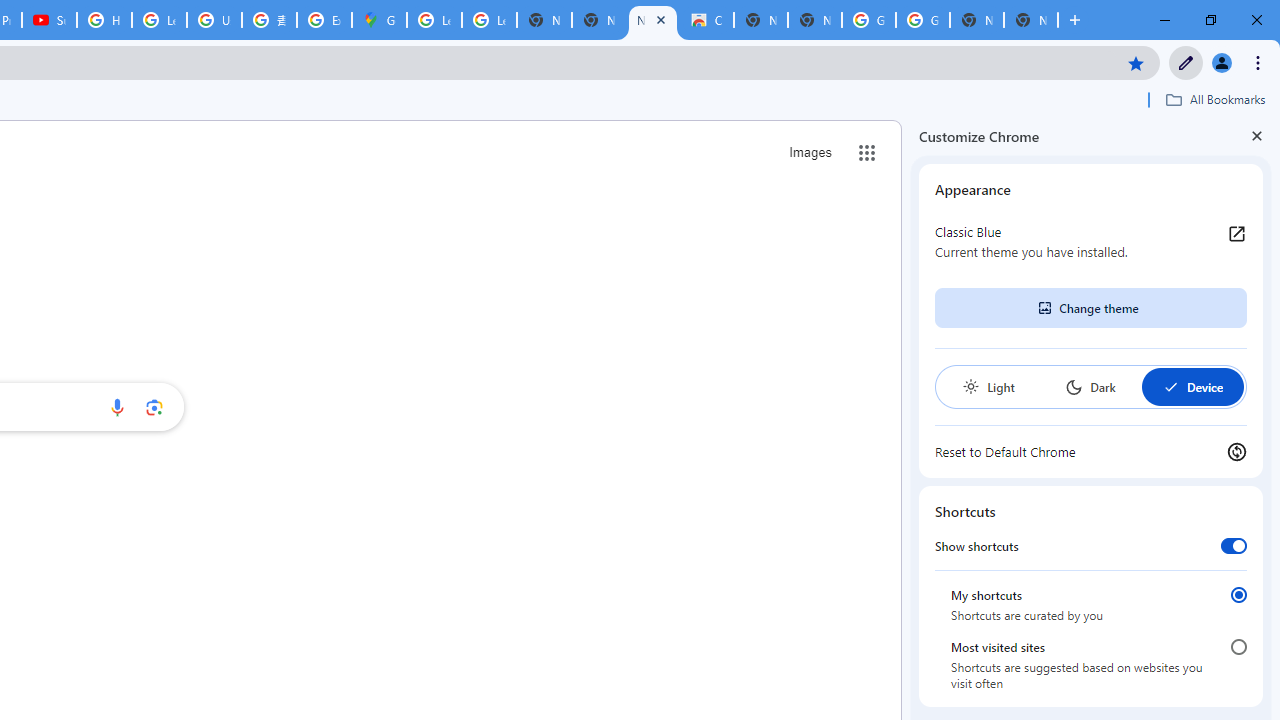  Describe the element at coordinates (1089, 387) in the screenshot. I see `'Dark'` at that location.